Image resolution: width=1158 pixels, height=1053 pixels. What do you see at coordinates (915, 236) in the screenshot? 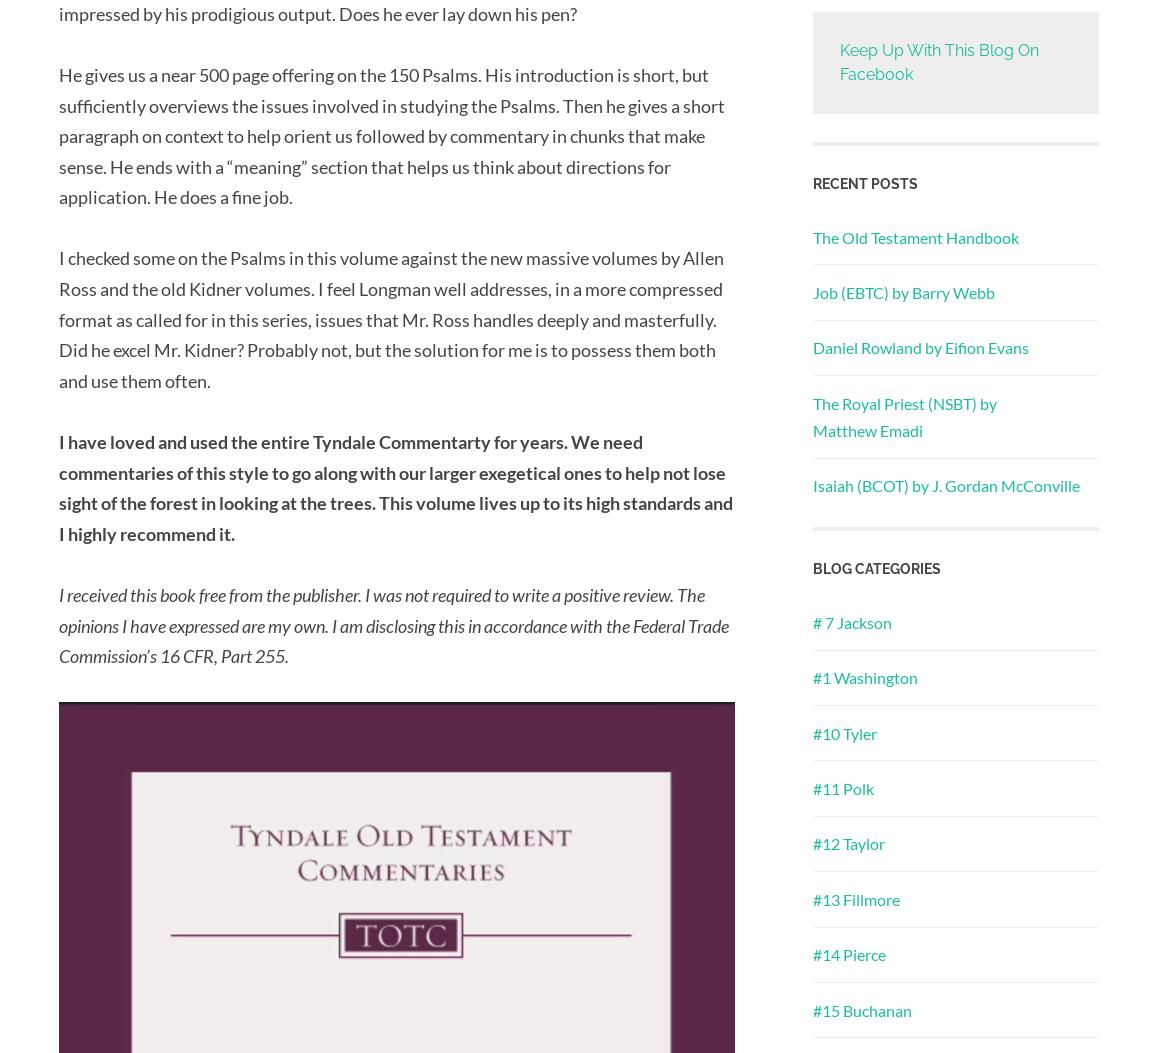
I see `'The Old Testament Handbook'` at bounding box center [915, 236].